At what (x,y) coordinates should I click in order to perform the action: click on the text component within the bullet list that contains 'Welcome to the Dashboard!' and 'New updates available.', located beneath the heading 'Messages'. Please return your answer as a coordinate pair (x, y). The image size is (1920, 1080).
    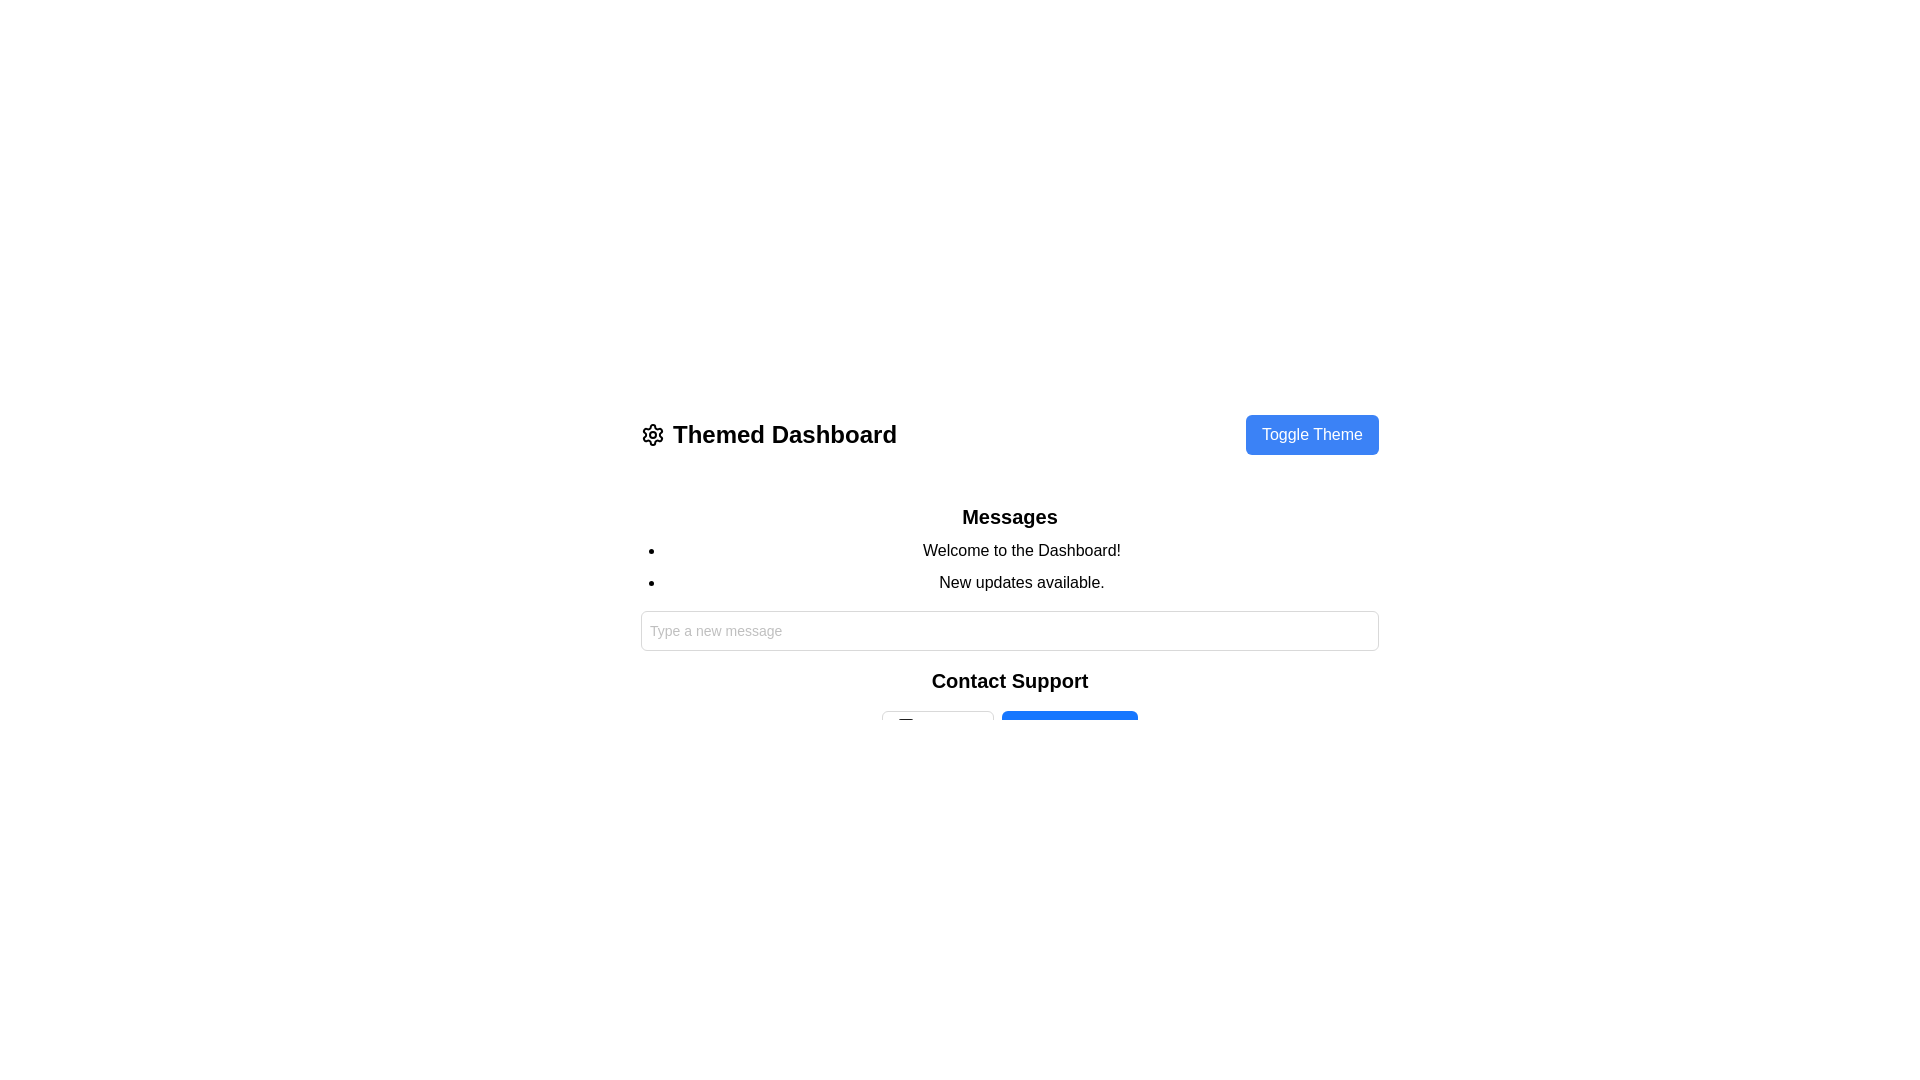
    Looking at the image, I should click on (1009, 567).